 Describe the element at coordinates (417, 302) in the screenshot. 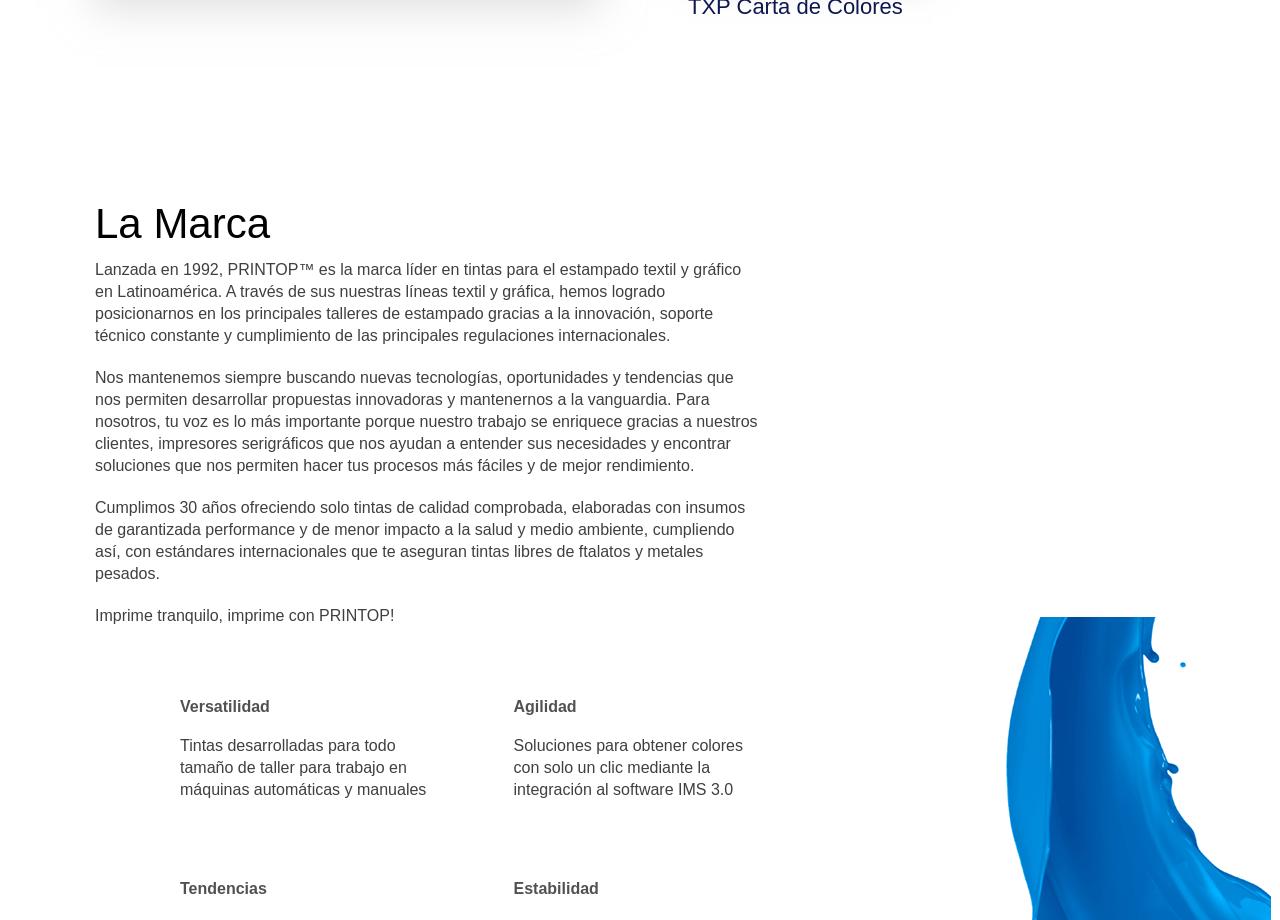

I see `'Lanzada en 1992, PRINTOP™ es la marca líder en tintas para el estampado textil y gráfico en Latinoamérica. A través de sus nuestras líneas textil y gráfica, hemos logrado posicionarnos en los principales talleres de estampado gracias a la innovación, soporte técnico constante y cumplimiento de las principales regulaciones internacionales.'` at that location.